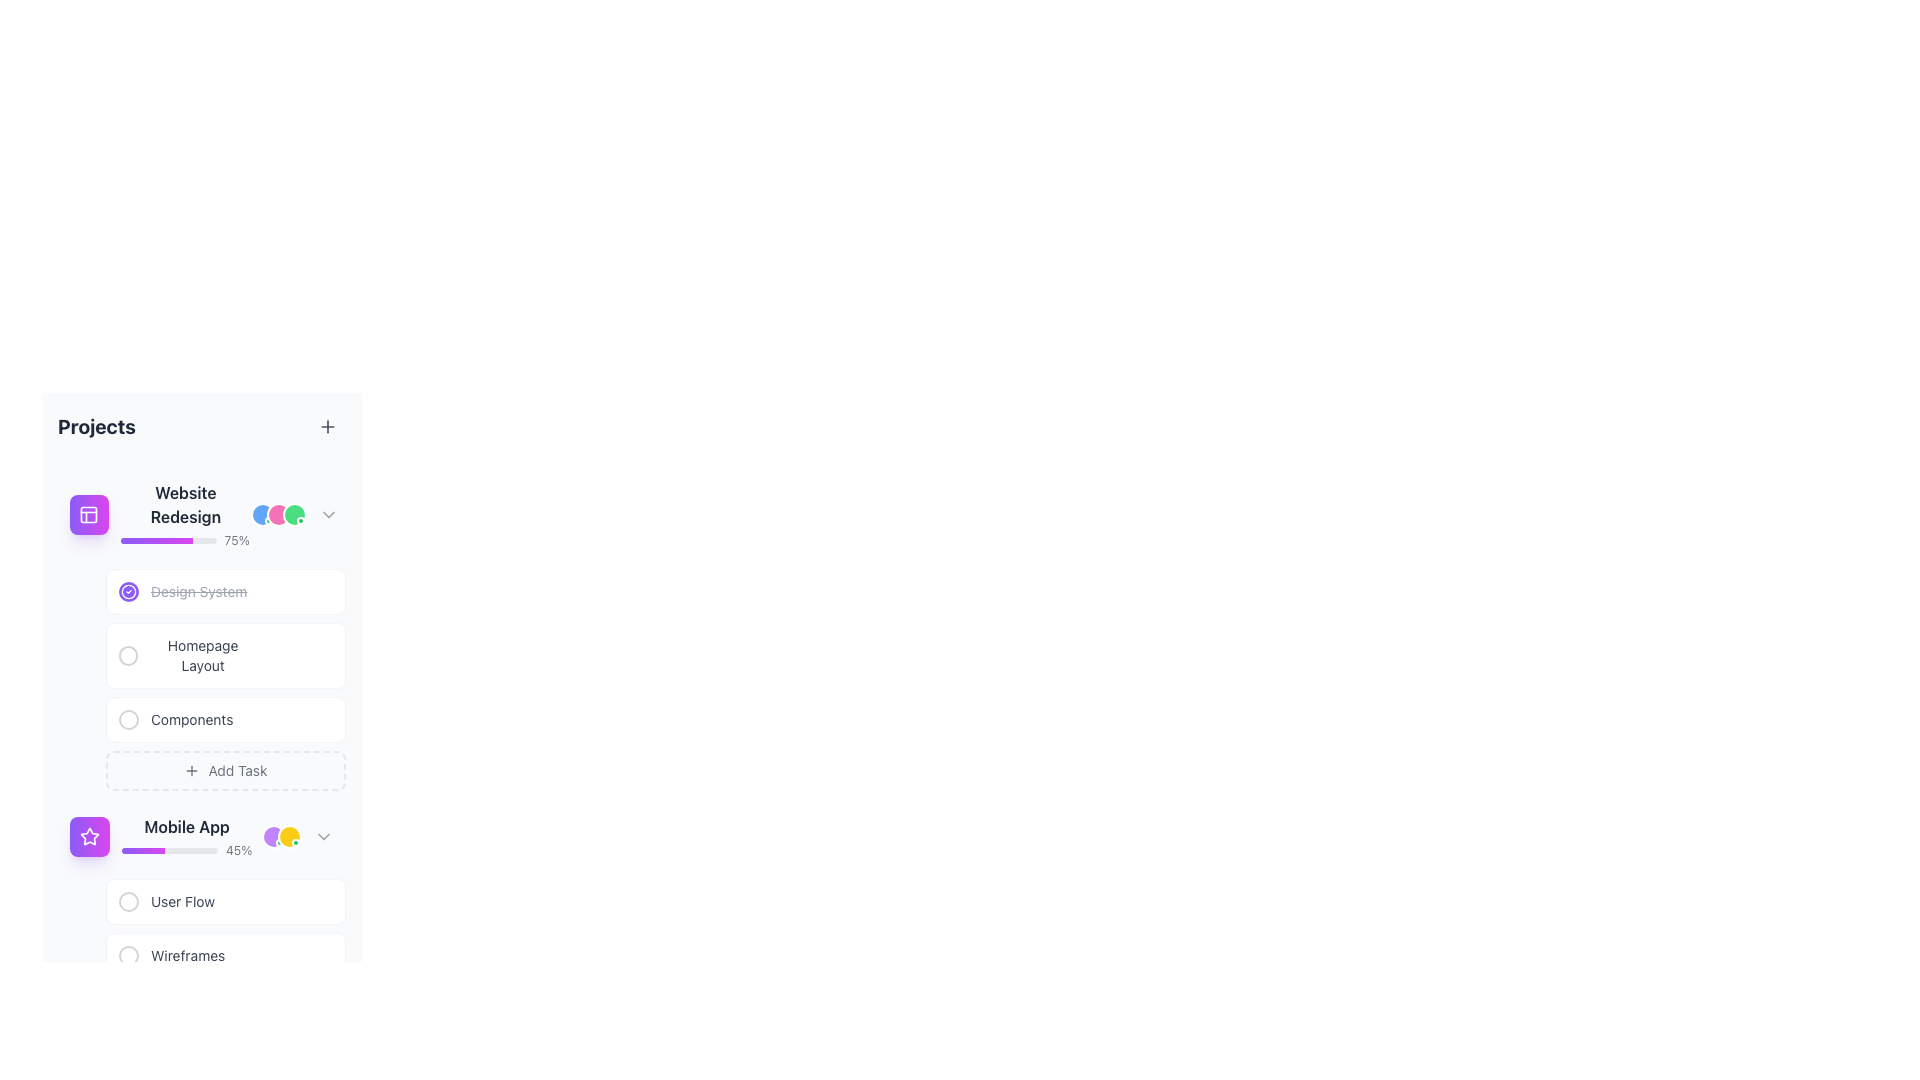  Describe the element at coordinates (294, 514) in the screenshot. I see `the downward-facing chevron icon located to the right of the composite element comprising three circular avatars (blue, pink, green)` at that location.